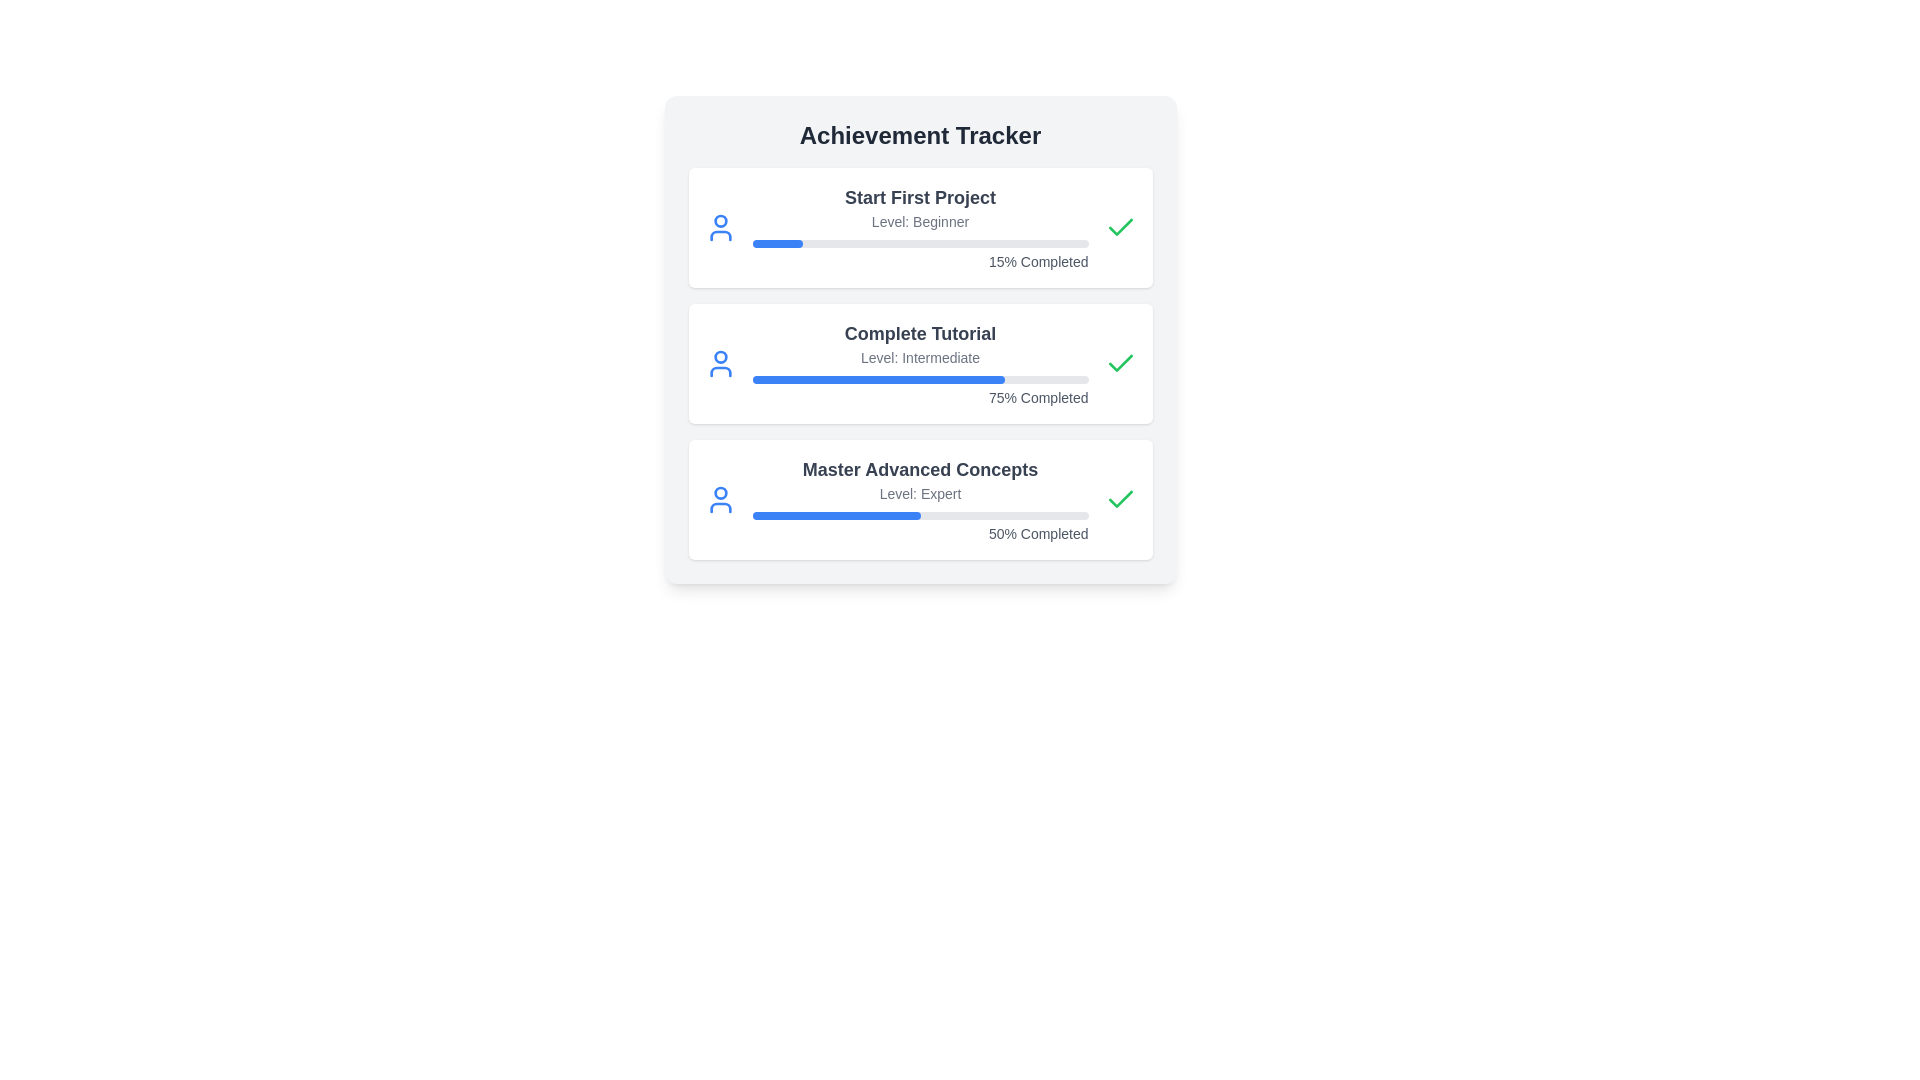 The height and width of the screenshot is (1080, 1920). What do you see at coordinates (919, 470) in the screenshot?
I see `the text element that displays 'Master Advanced Concepts', which is located at the top section of the third task card in the 'Achievement Tracker' interface` at bounding box center [919, 470].